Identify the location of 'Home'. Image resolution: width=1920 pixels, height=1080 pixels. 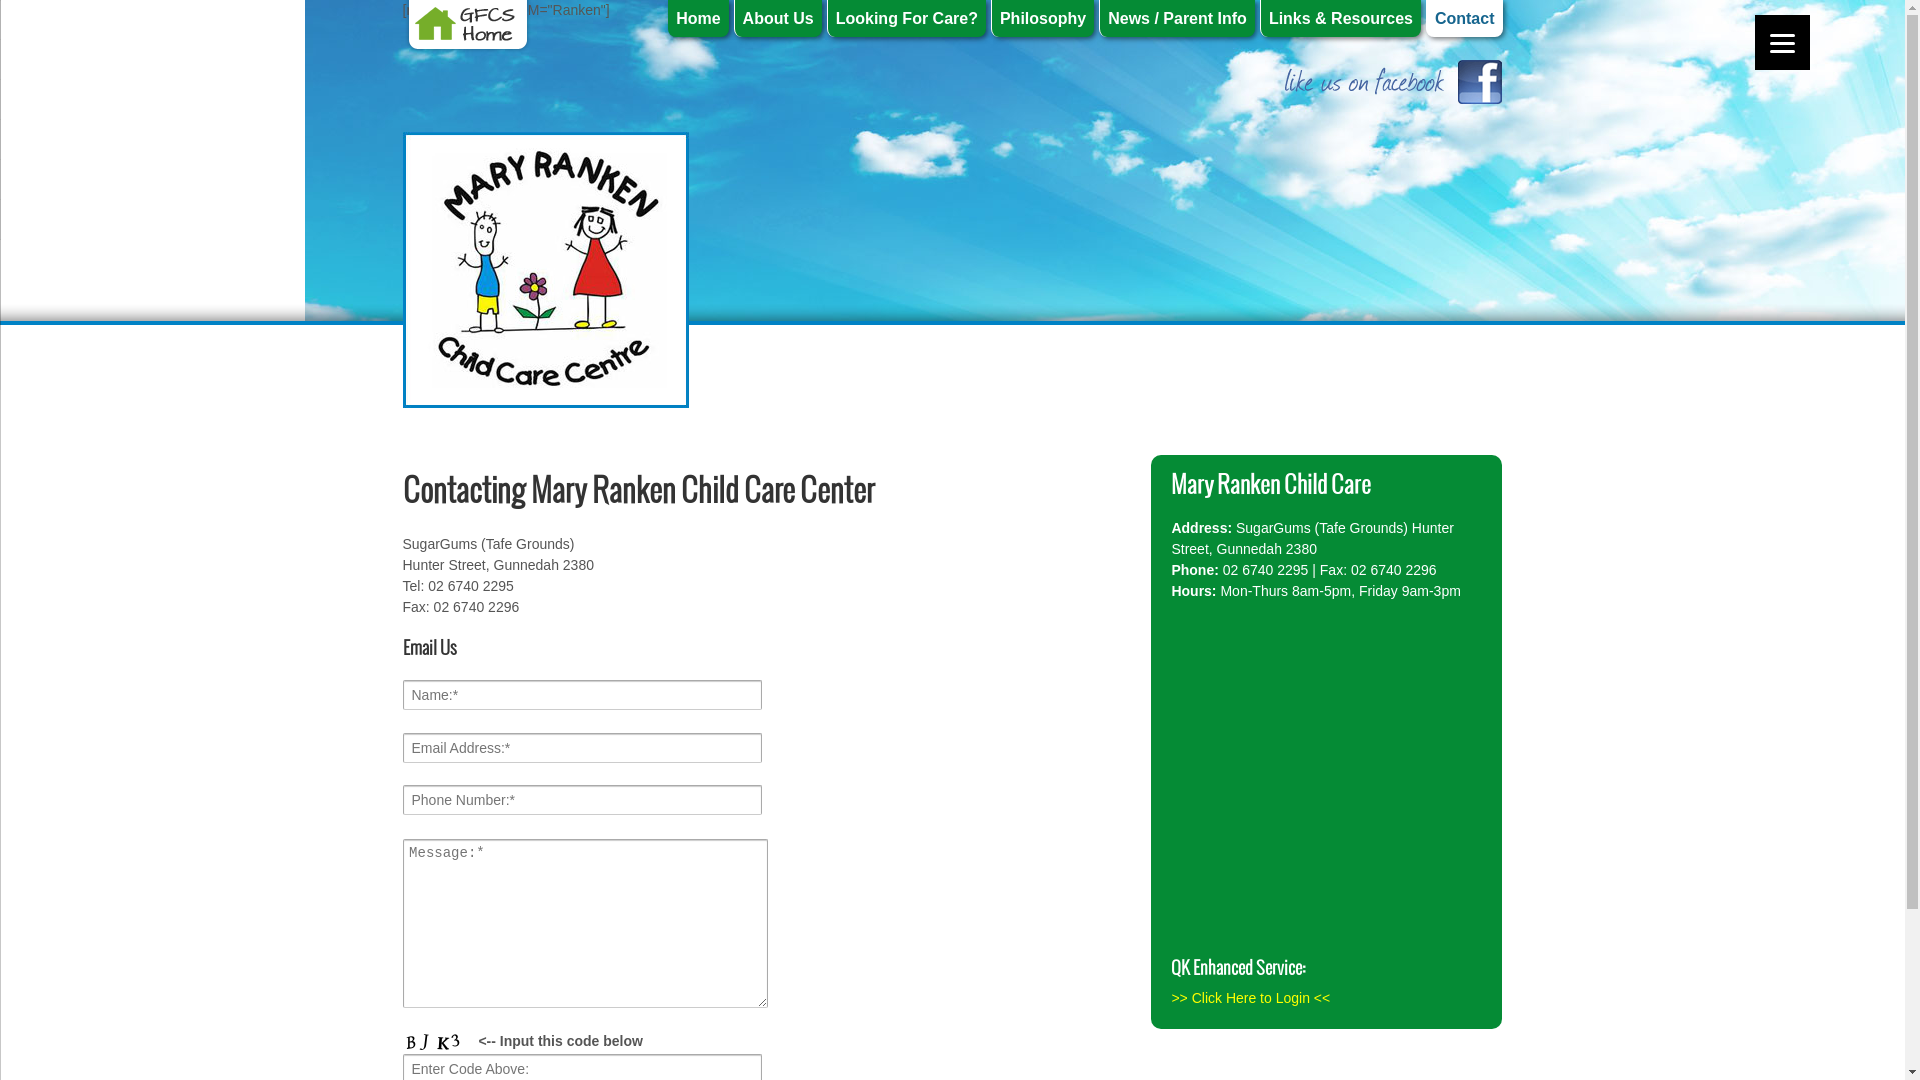
(697, 18).